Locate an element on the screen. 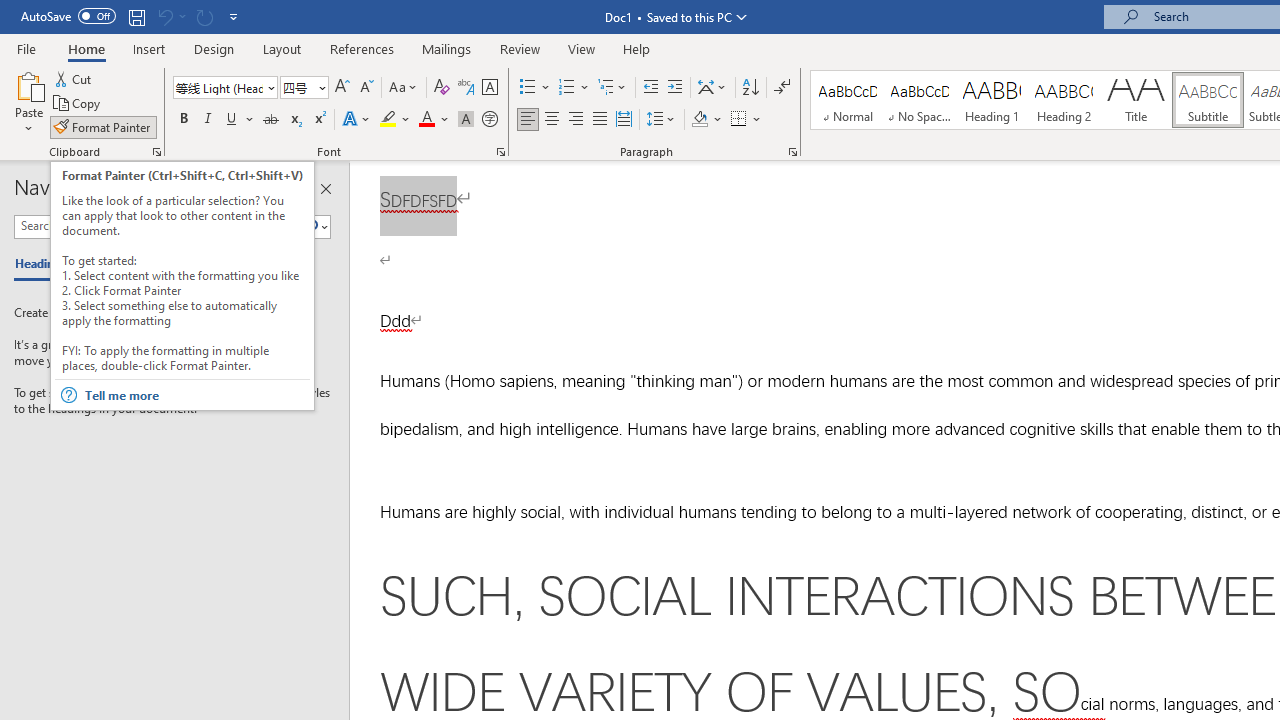 This screenshot has width=1280, height=720. 'Clear Formatting' is located at coordinates (441, 86).